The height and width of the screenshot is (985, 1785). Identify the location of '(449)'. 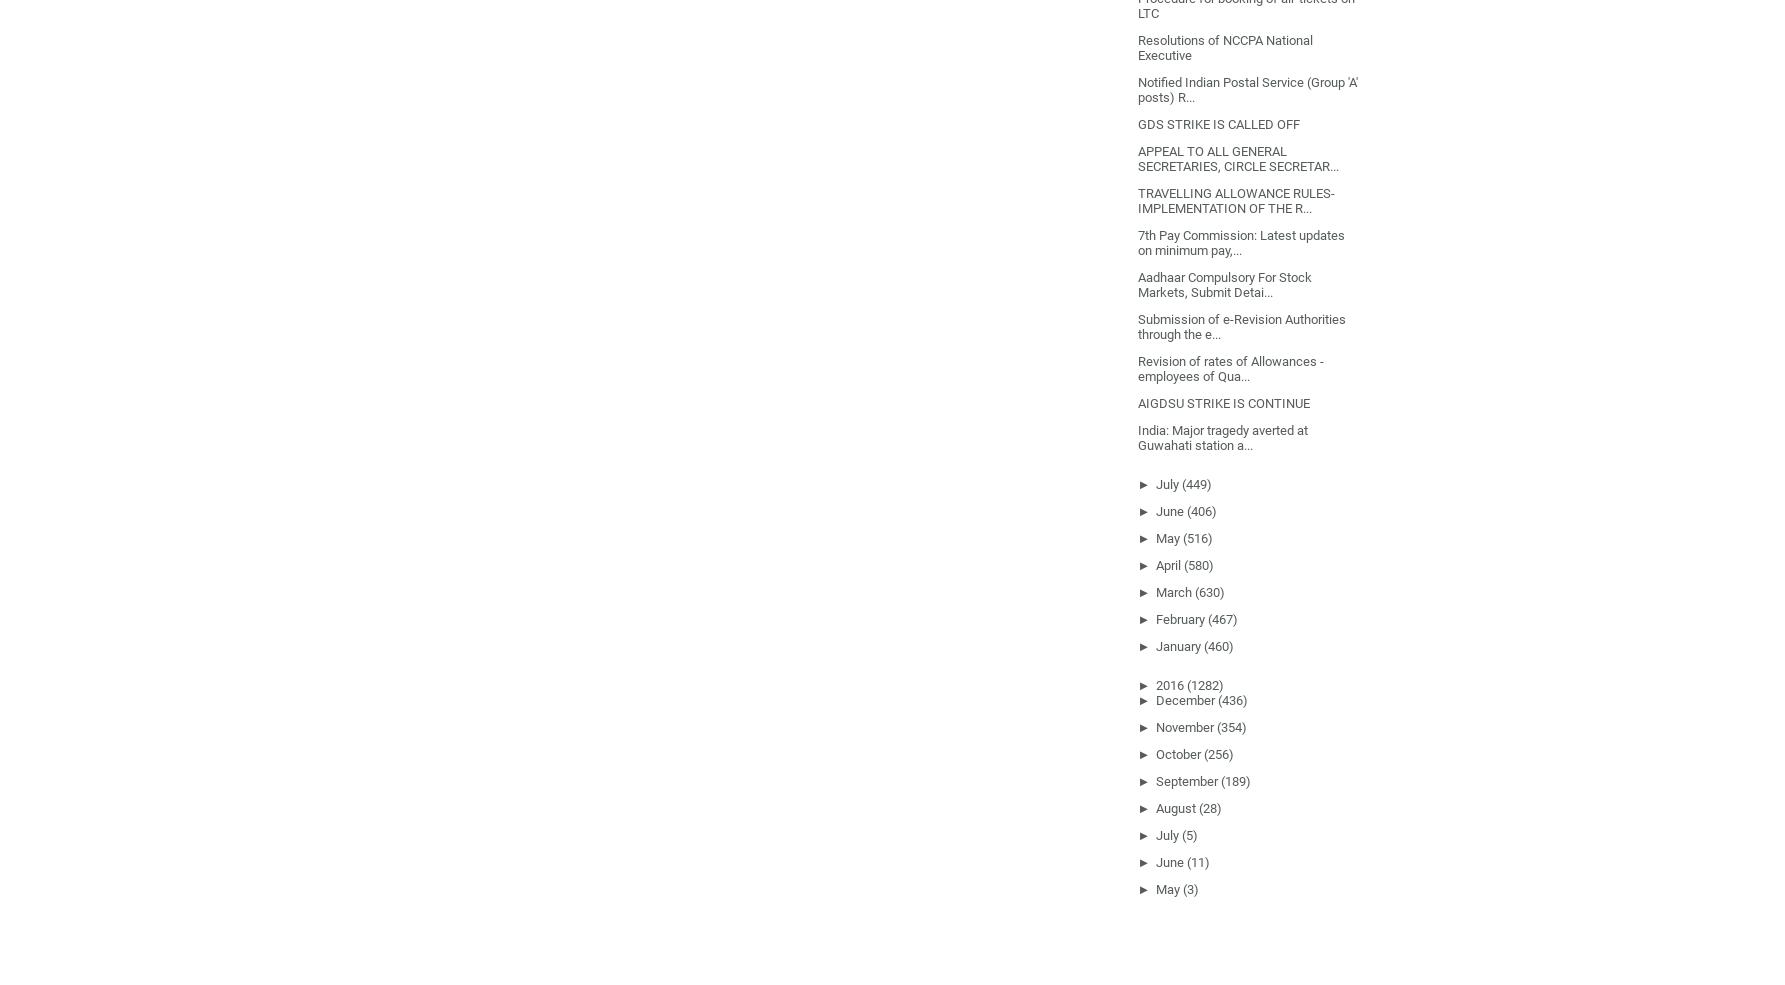
(1196, 482).